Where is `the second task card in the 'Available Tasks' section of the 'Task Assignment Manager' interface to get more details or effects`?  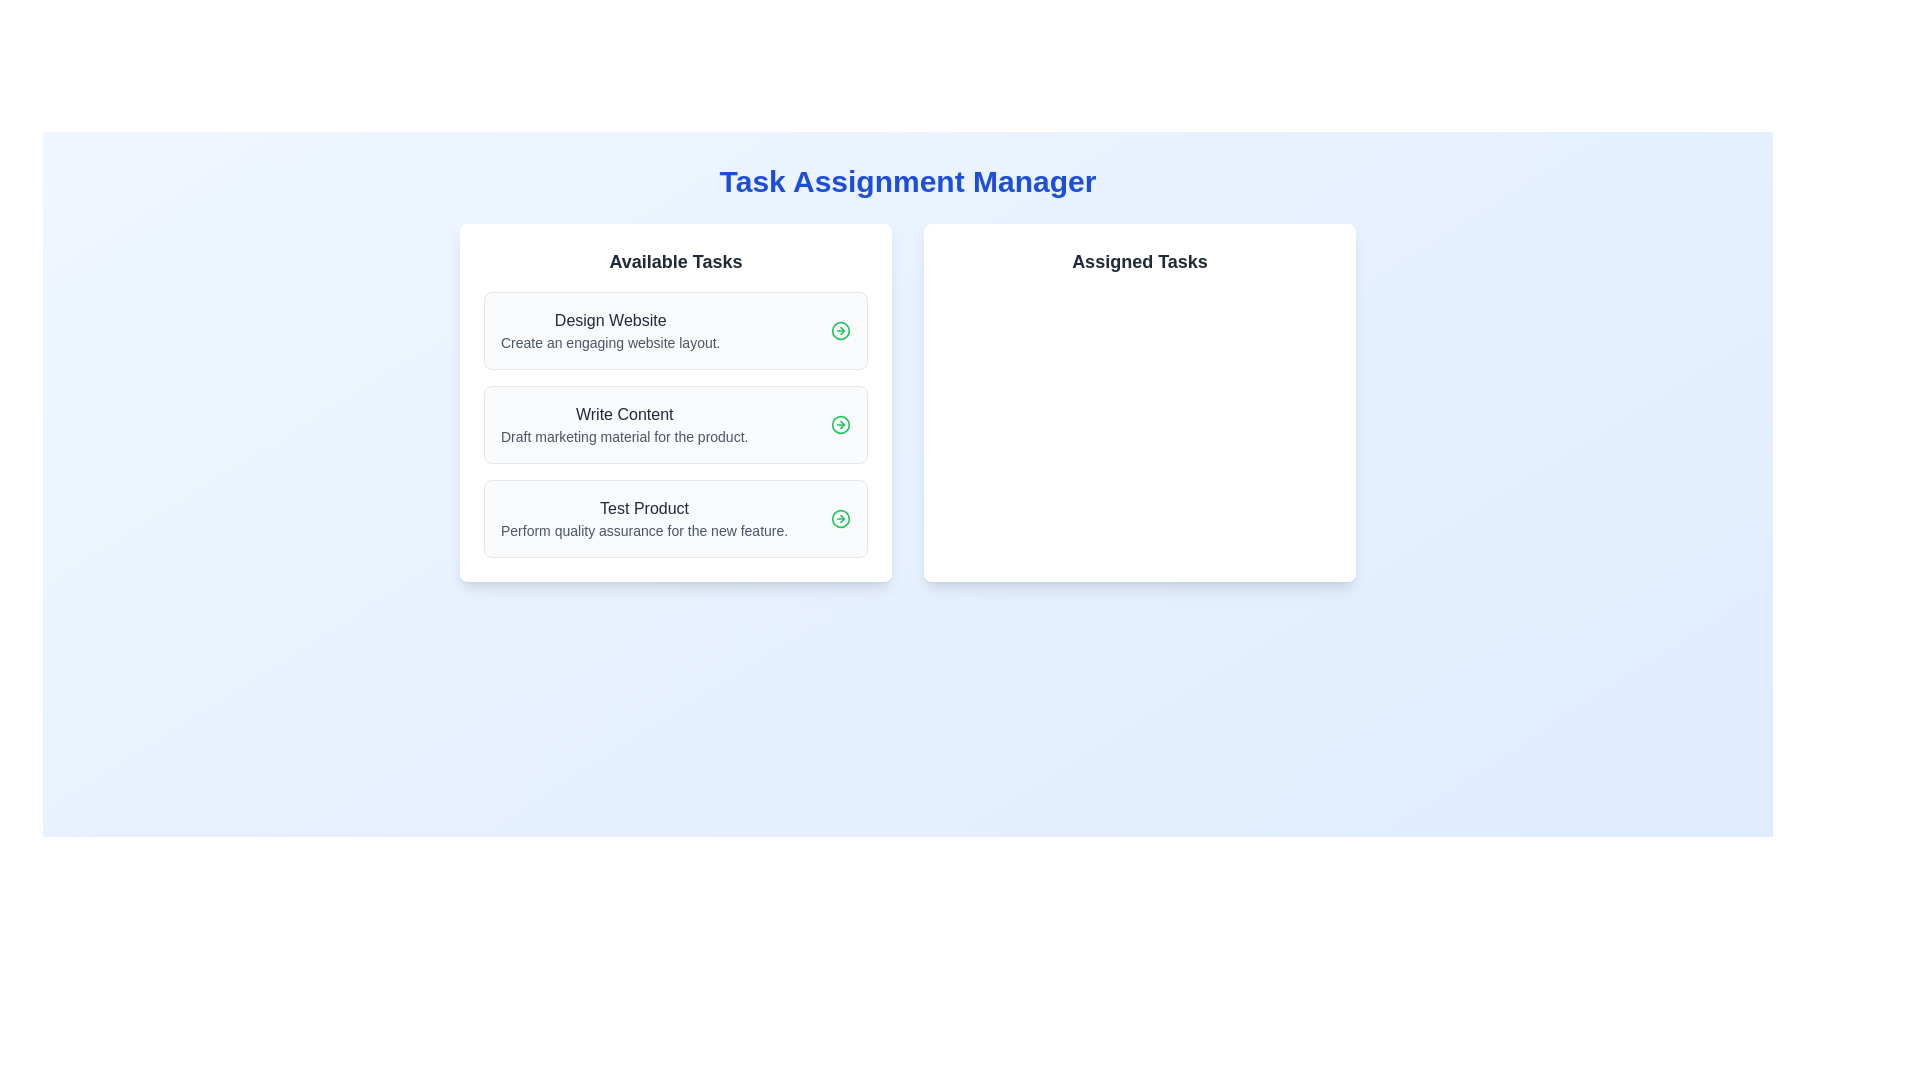 the second task card in the 'Available Tasks' section of the 'Task Assignment Manager' interface to get more details or effects is located at coordinates (676, 423).